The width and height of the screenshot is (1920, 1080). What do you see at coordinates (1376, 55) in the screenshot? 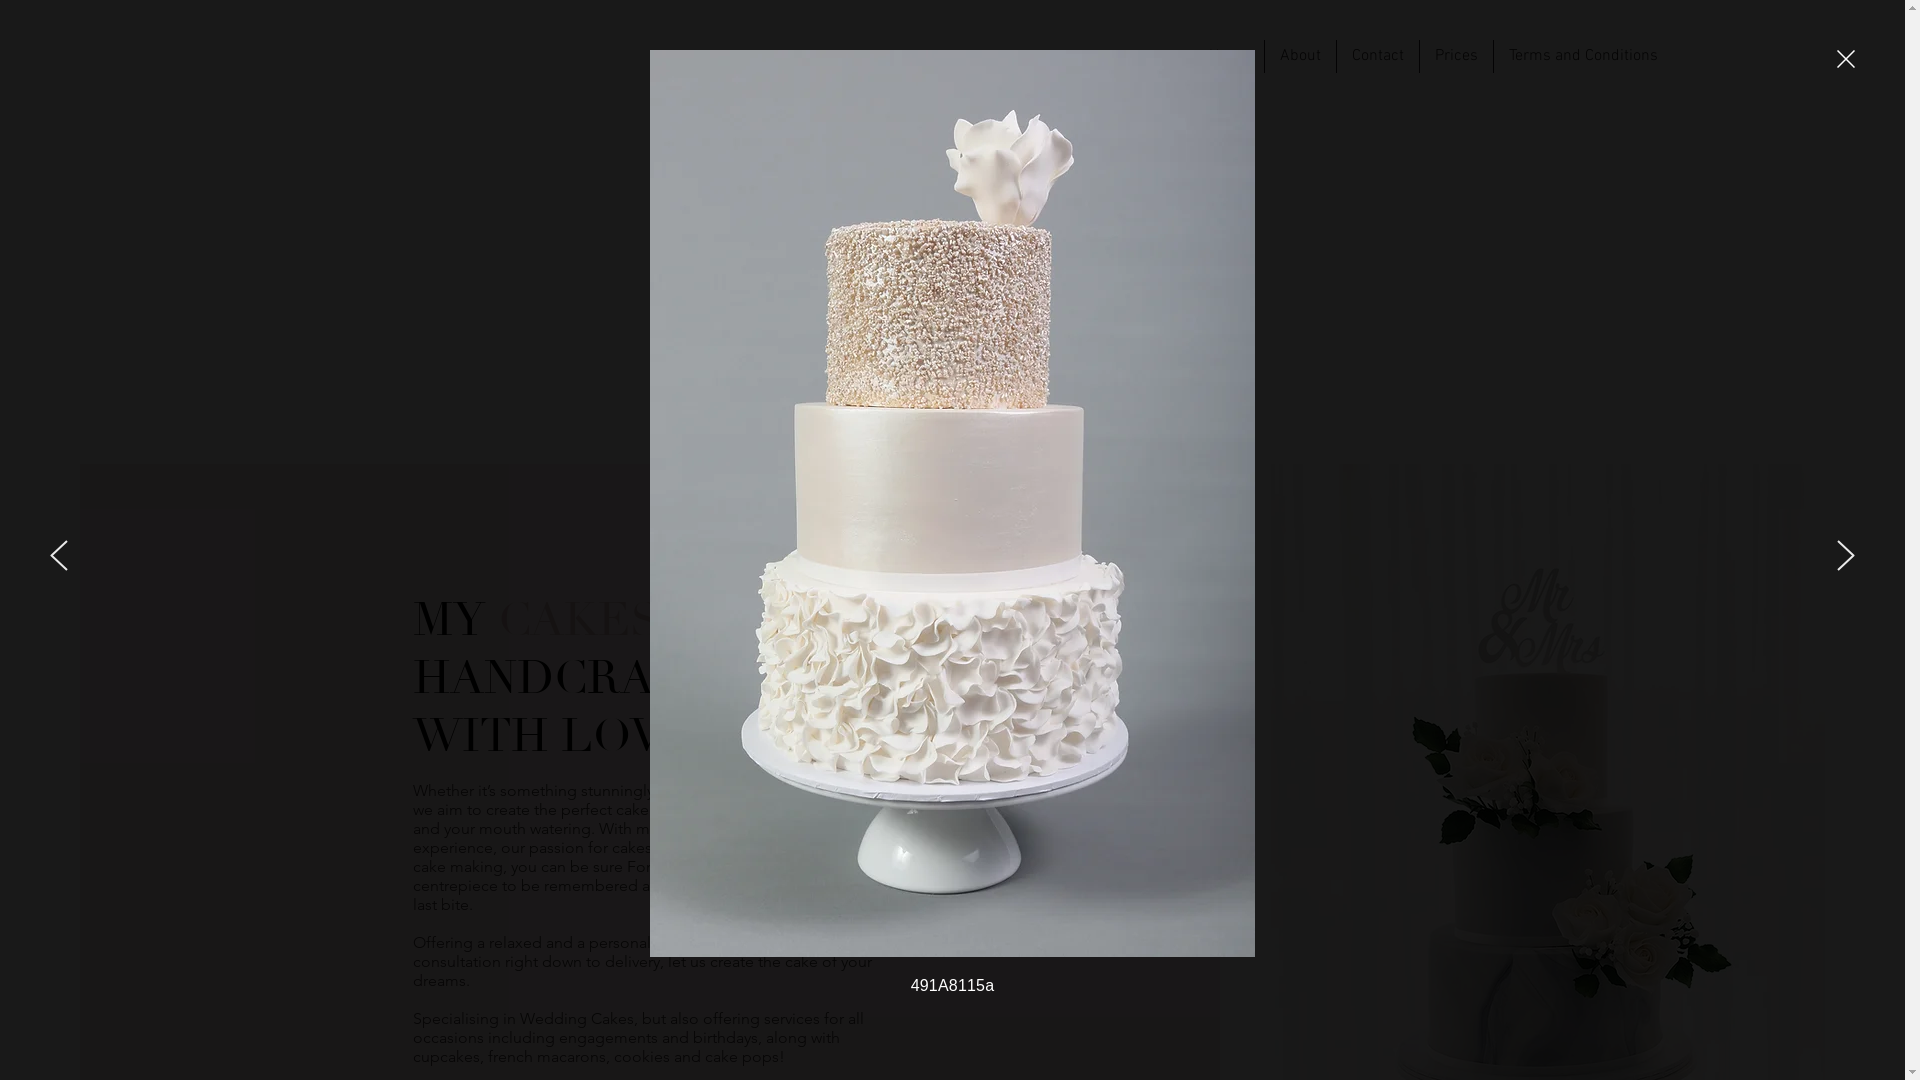
I see `'Contact'` at bounding box center [1376, 55].